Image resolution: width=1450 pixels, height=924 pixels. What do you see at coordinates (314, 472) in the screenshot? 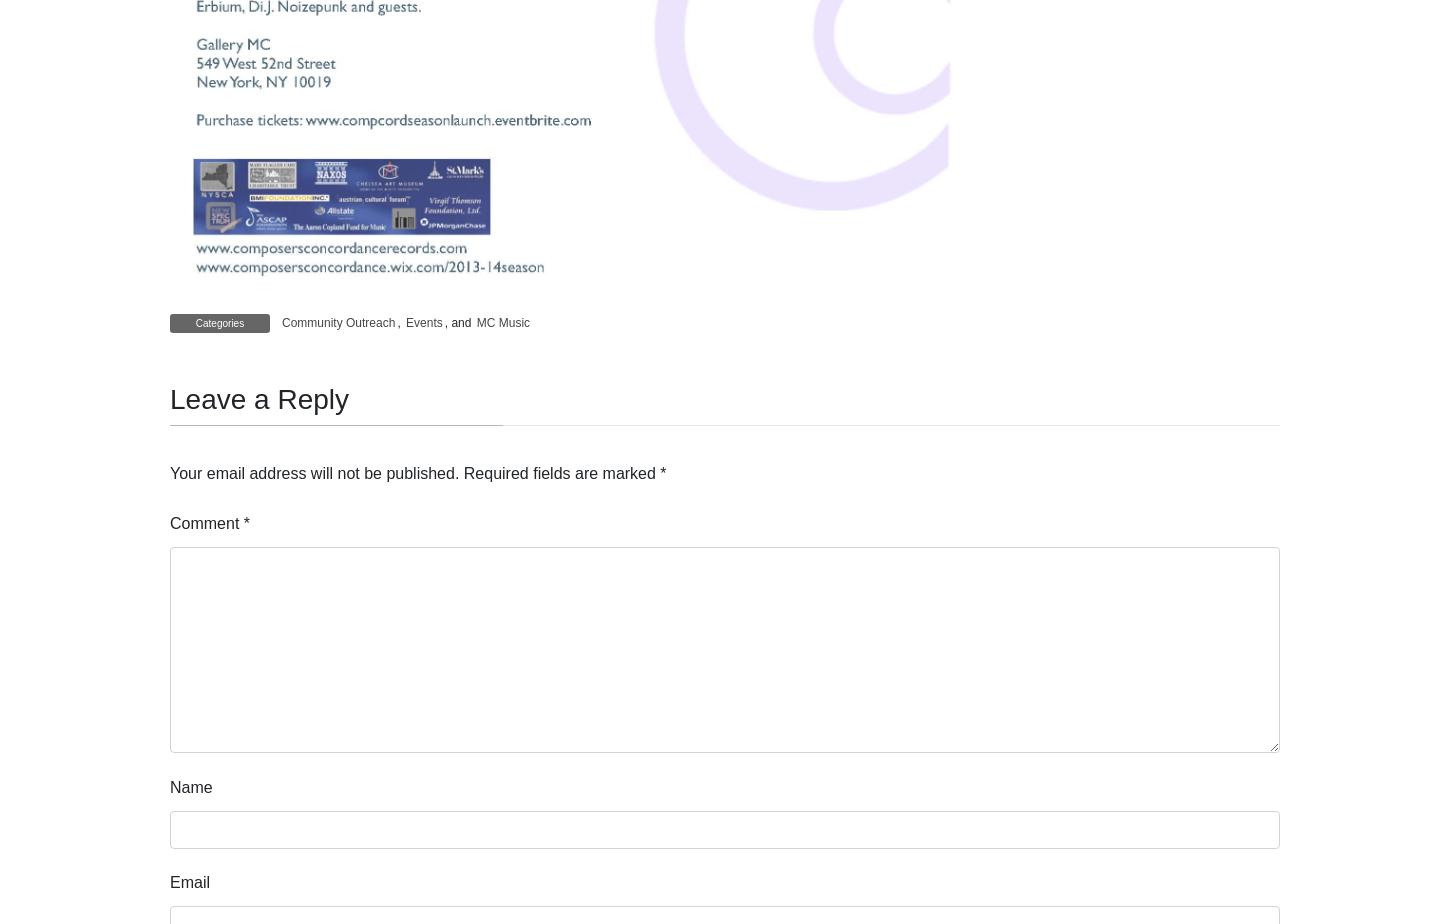
I see `'Your email address will not be published.'` at bounding box center [314, 472].